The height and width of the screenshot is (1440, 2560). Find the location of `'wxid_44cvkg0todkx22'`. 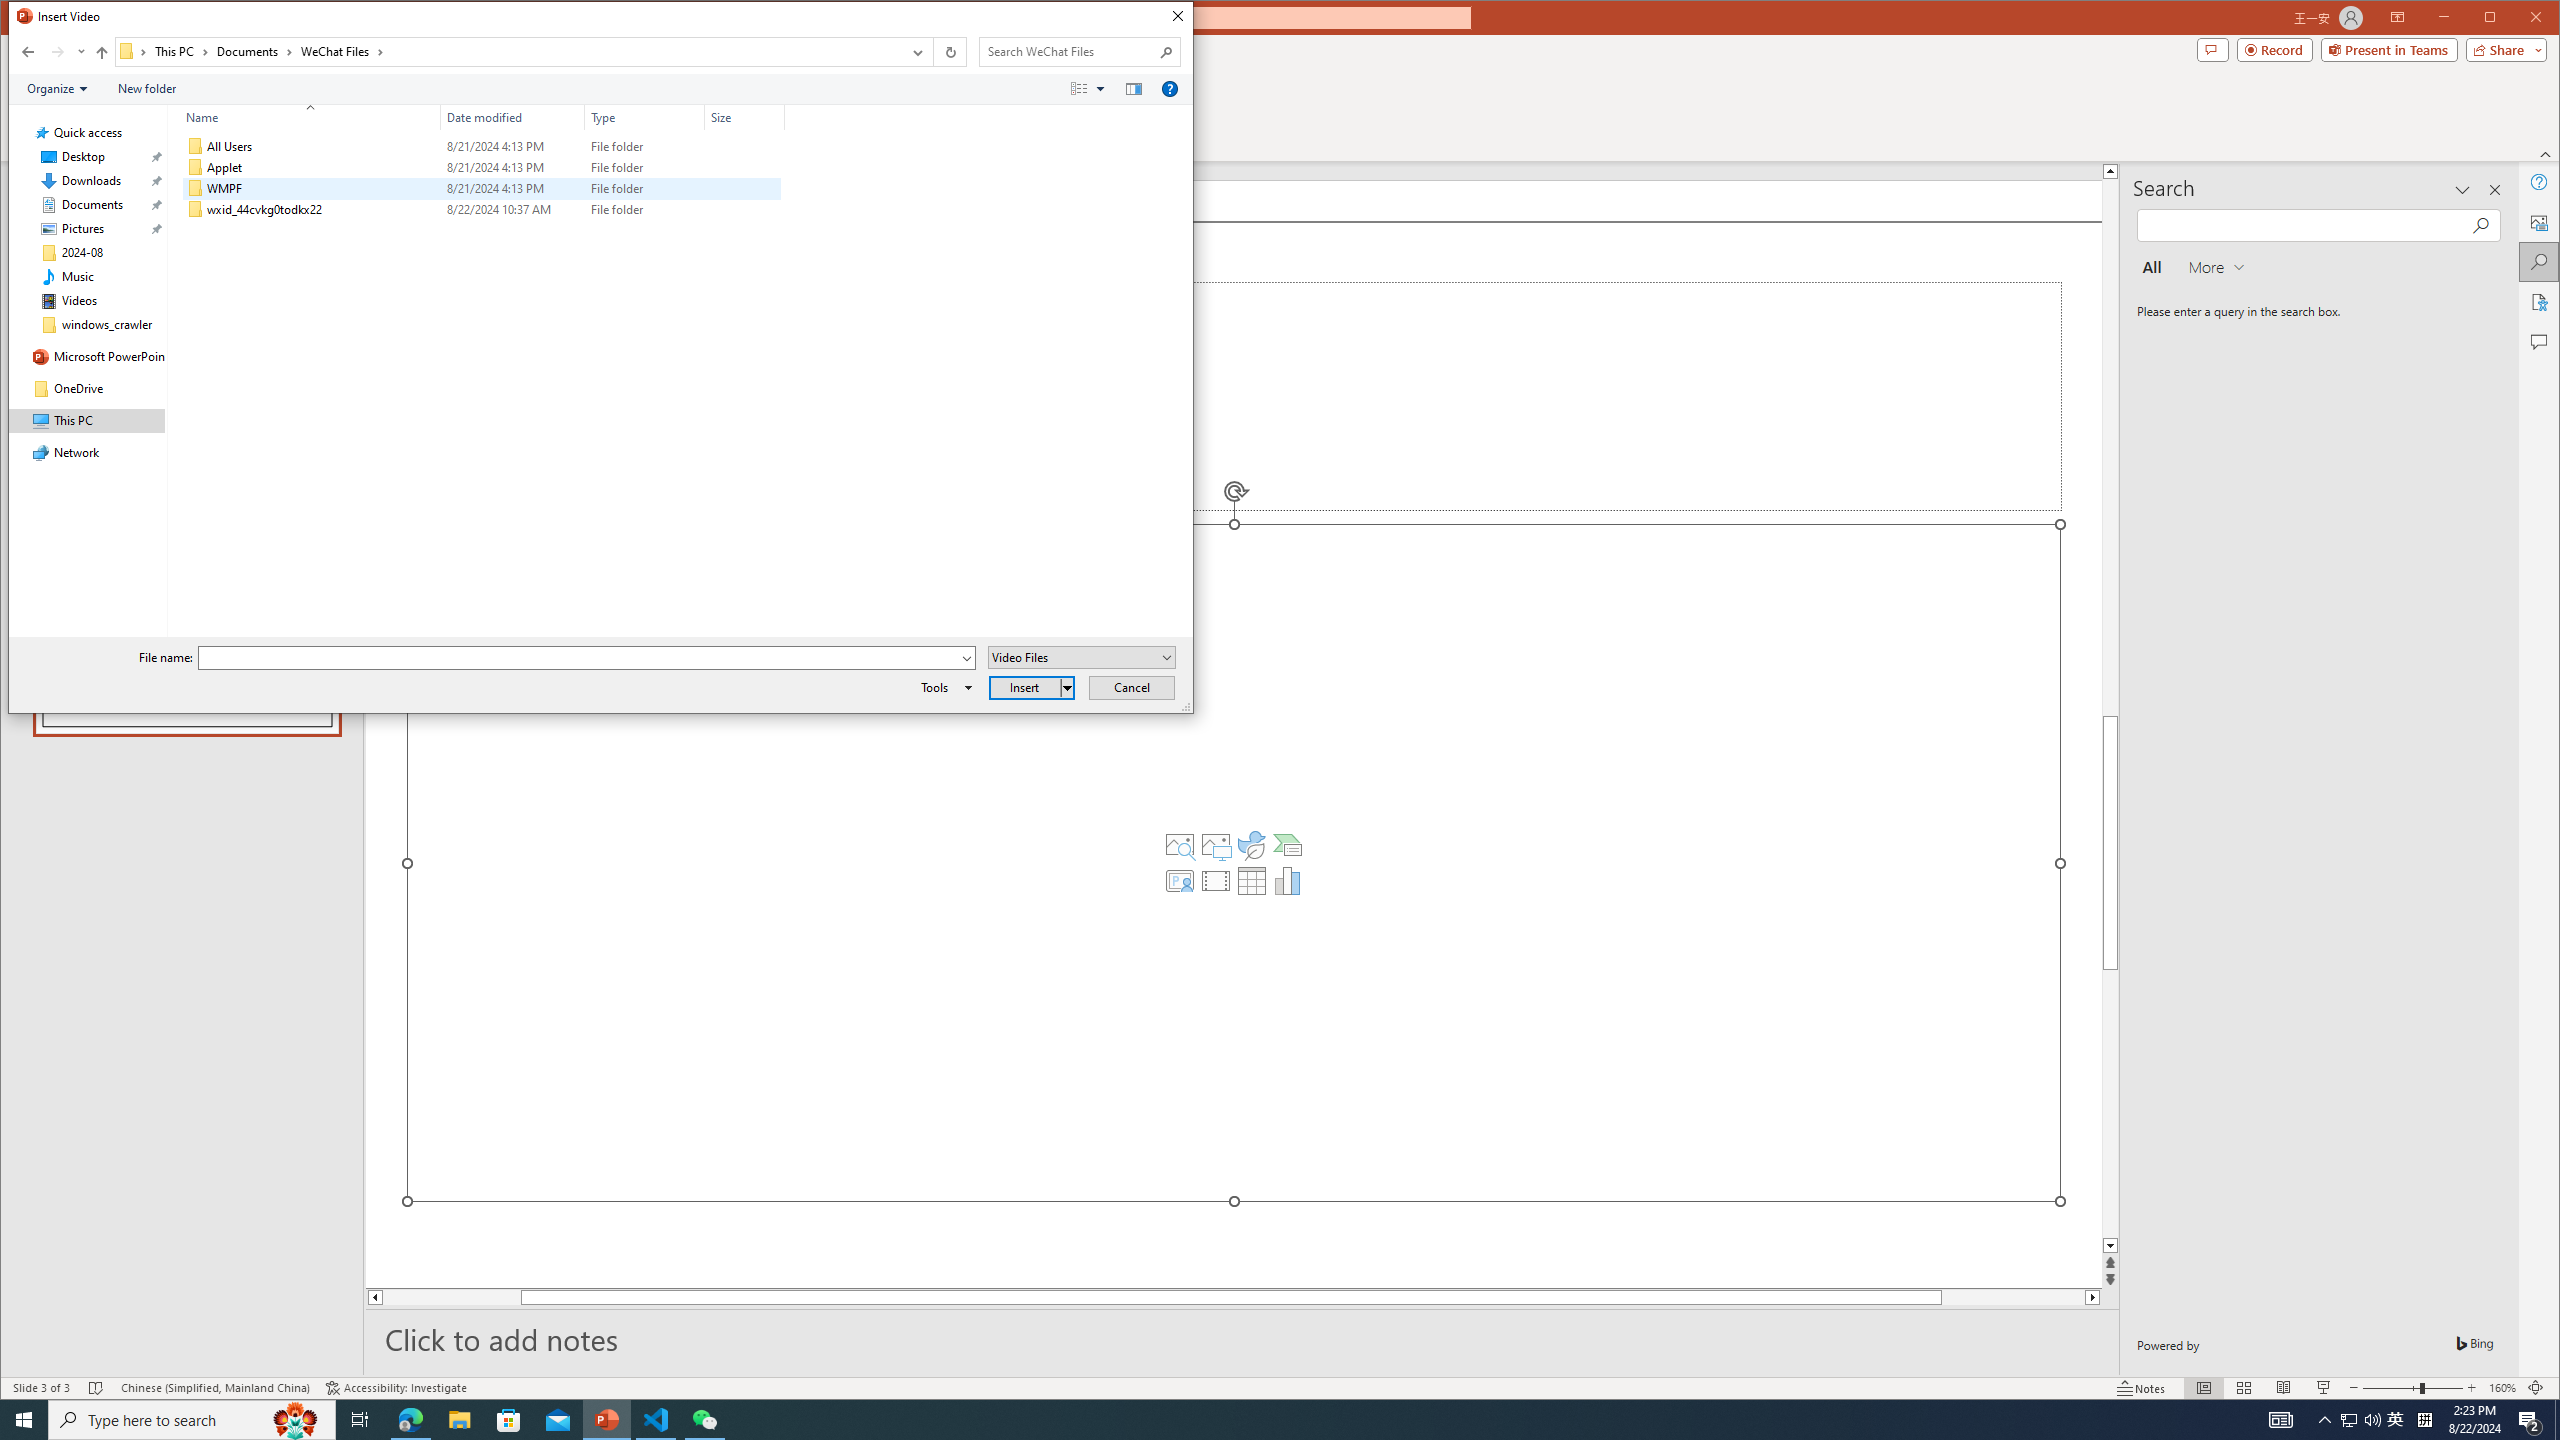

'wxid_44cvkg0todkx22' is located at coordinates (481, 208).